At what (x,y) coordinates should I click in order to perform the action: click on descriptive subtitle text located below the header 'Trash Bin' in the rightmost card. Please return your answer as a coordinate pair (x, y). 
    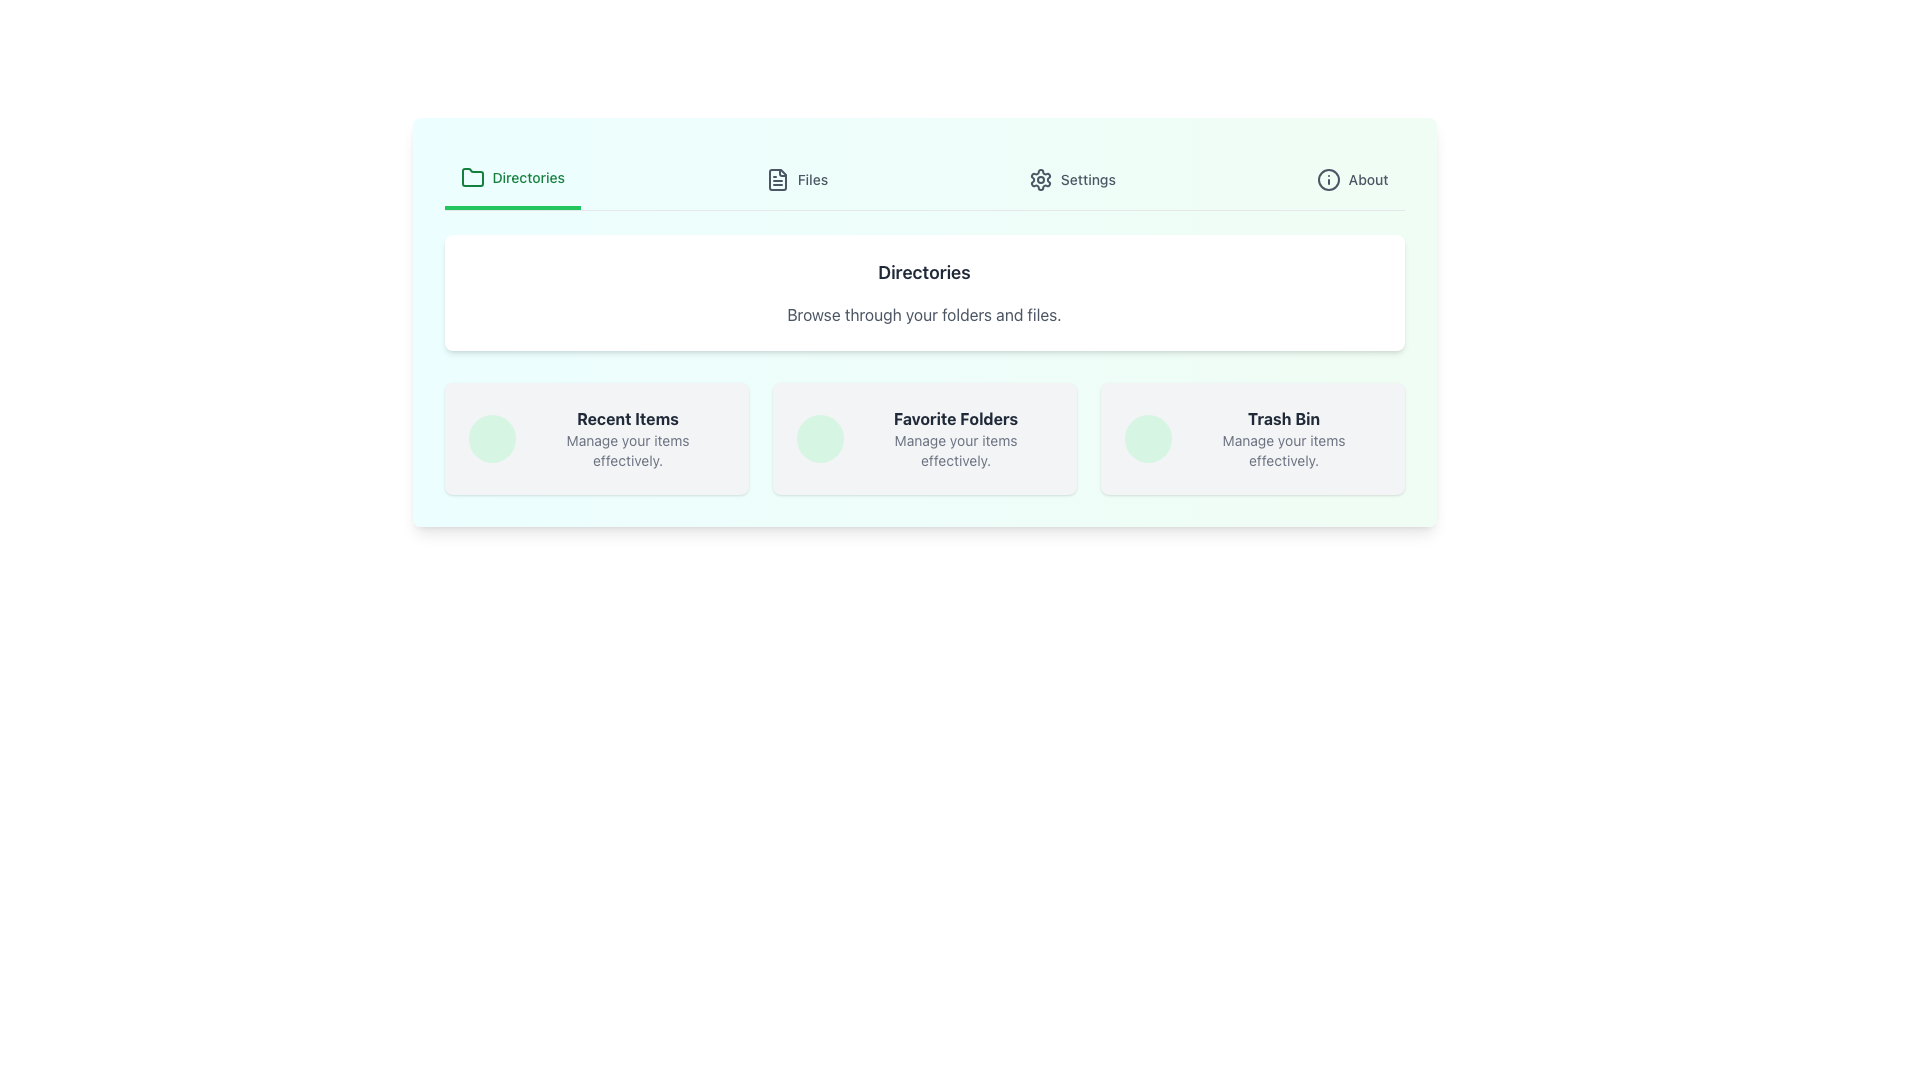
    Looking at the image, I should click on (1284, 451).